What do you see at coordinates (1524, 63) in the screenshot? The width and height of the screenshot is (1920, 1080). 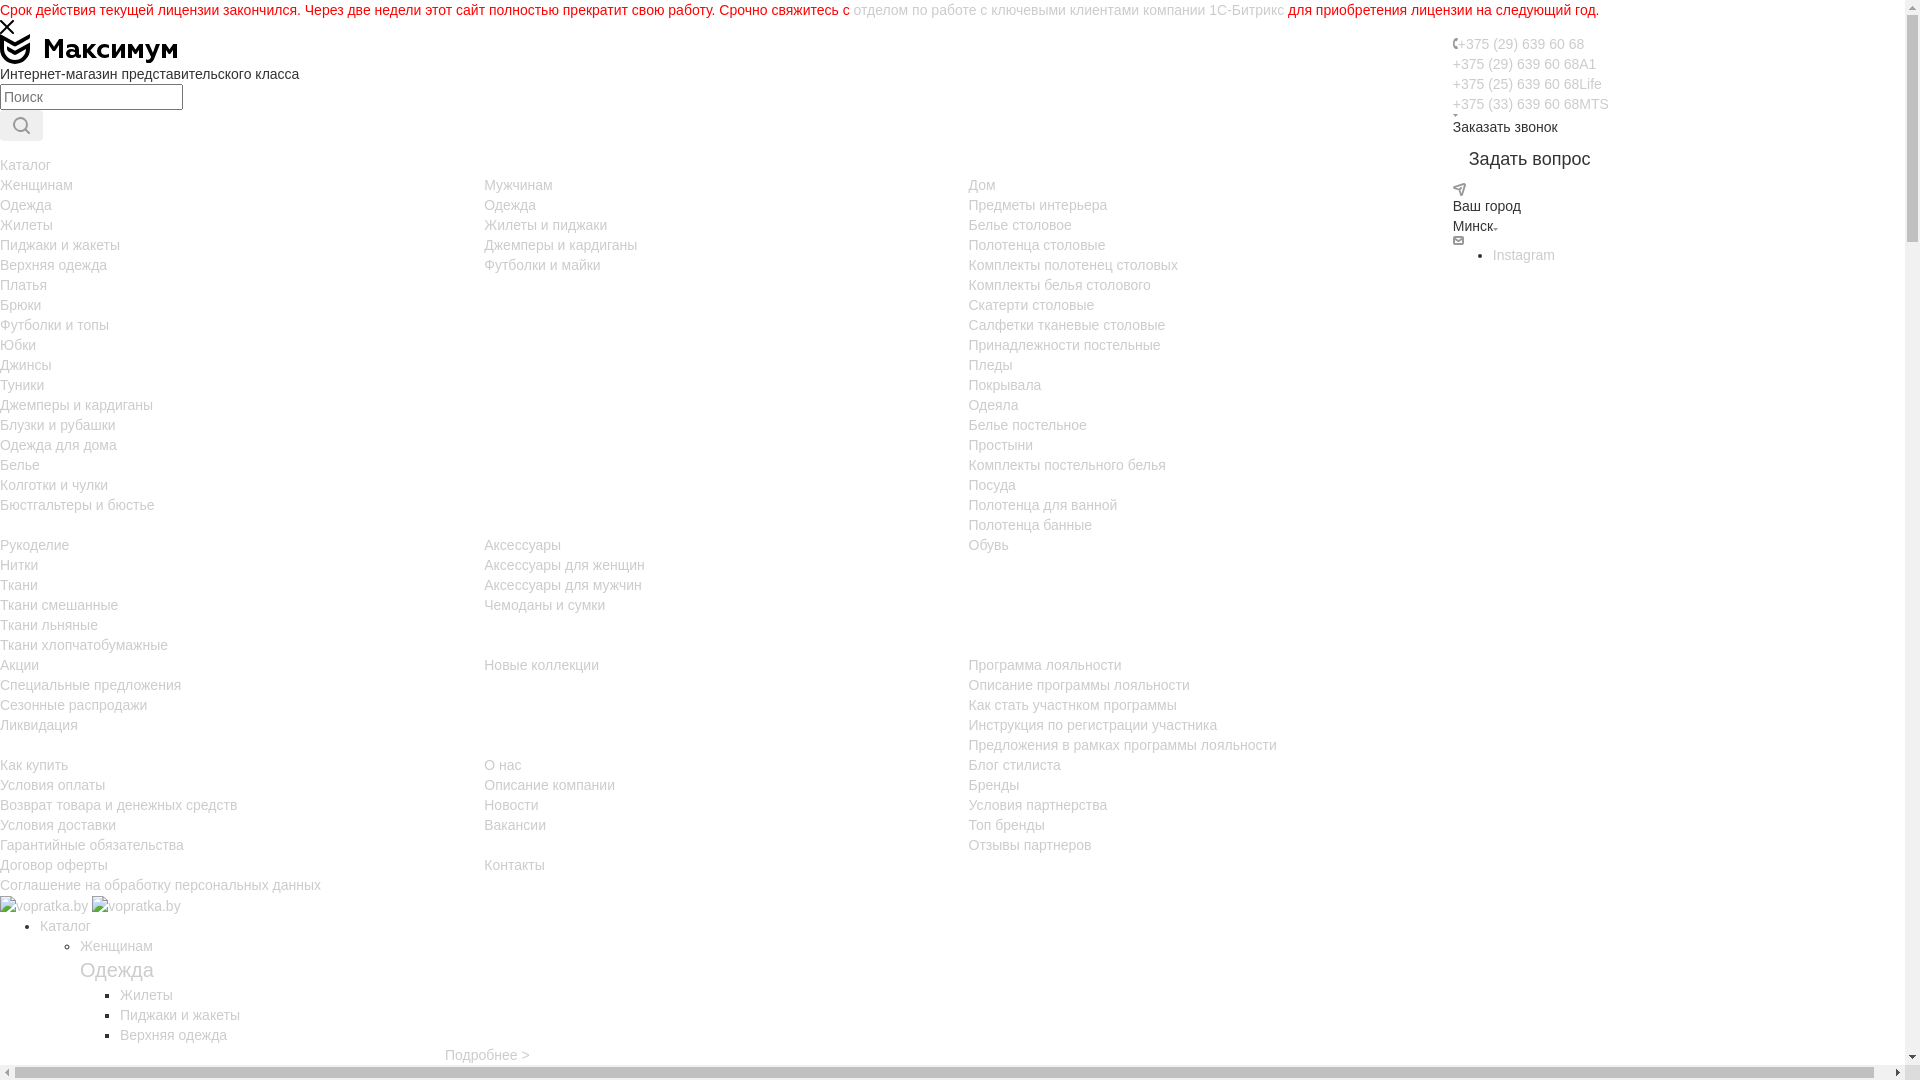 I see `'+375 (29) 639 60 68A1'` at bounding box center [1524, 63].